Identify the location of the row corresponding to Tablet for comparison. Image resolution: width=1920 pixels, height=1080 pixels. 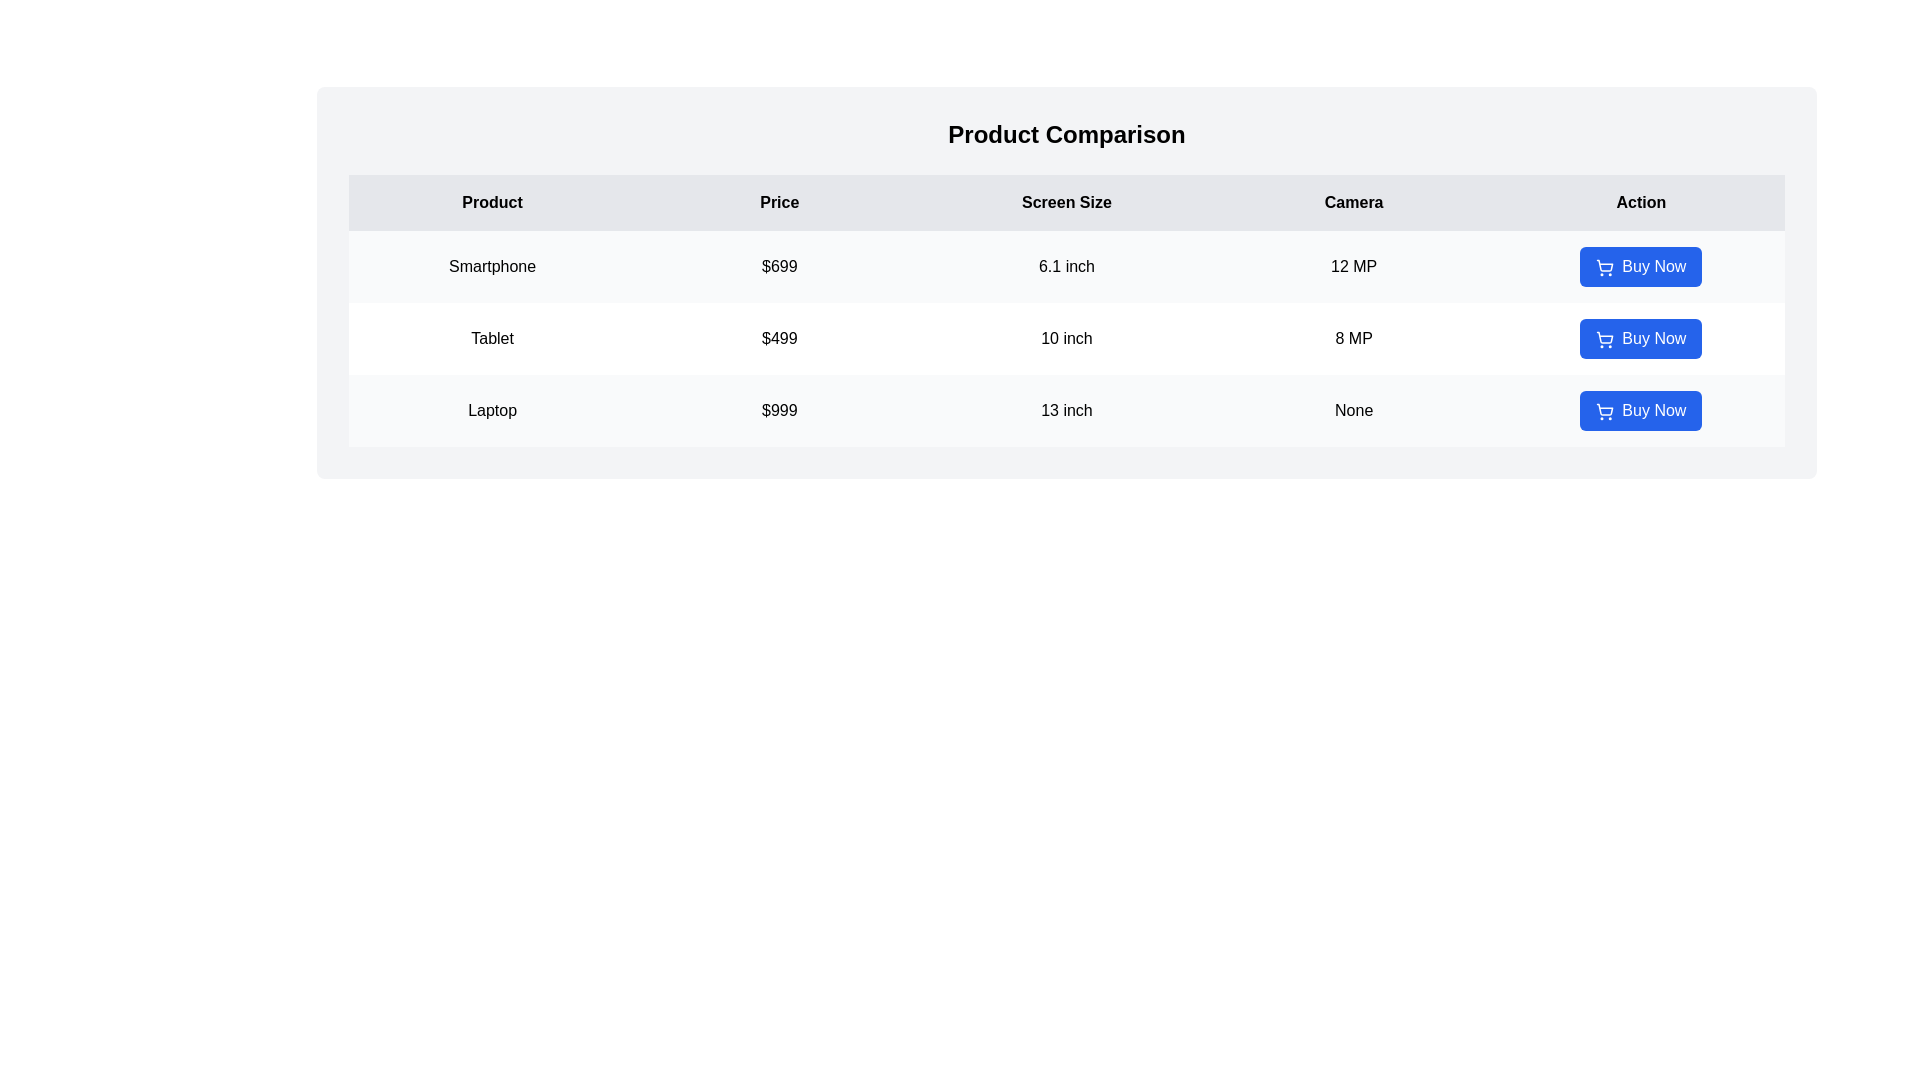
(1065, 338).